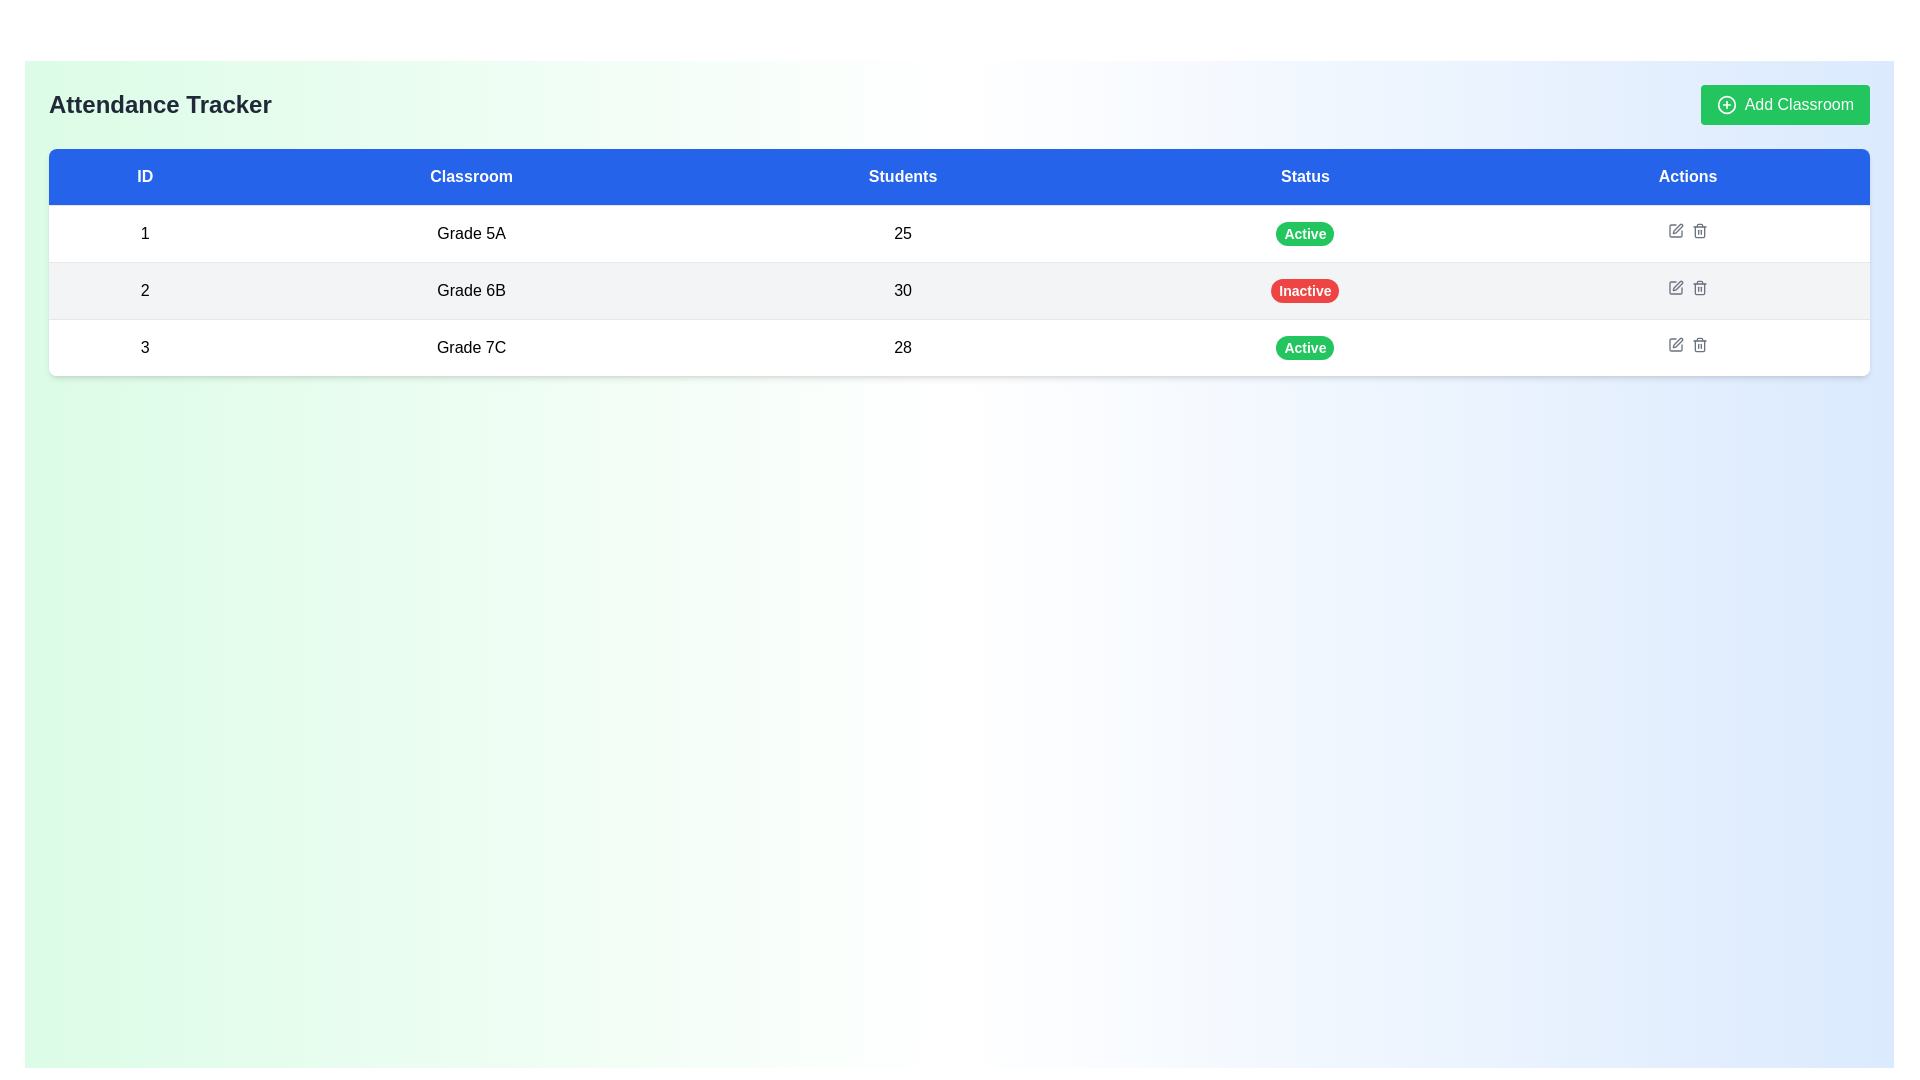 The image size is (1920, 1080). Describe the element at coordinates (1678, 285) in the screenshot. I see `the pen icon in the 'Actions' column for the classroom 'Grade 6B'` at that location.